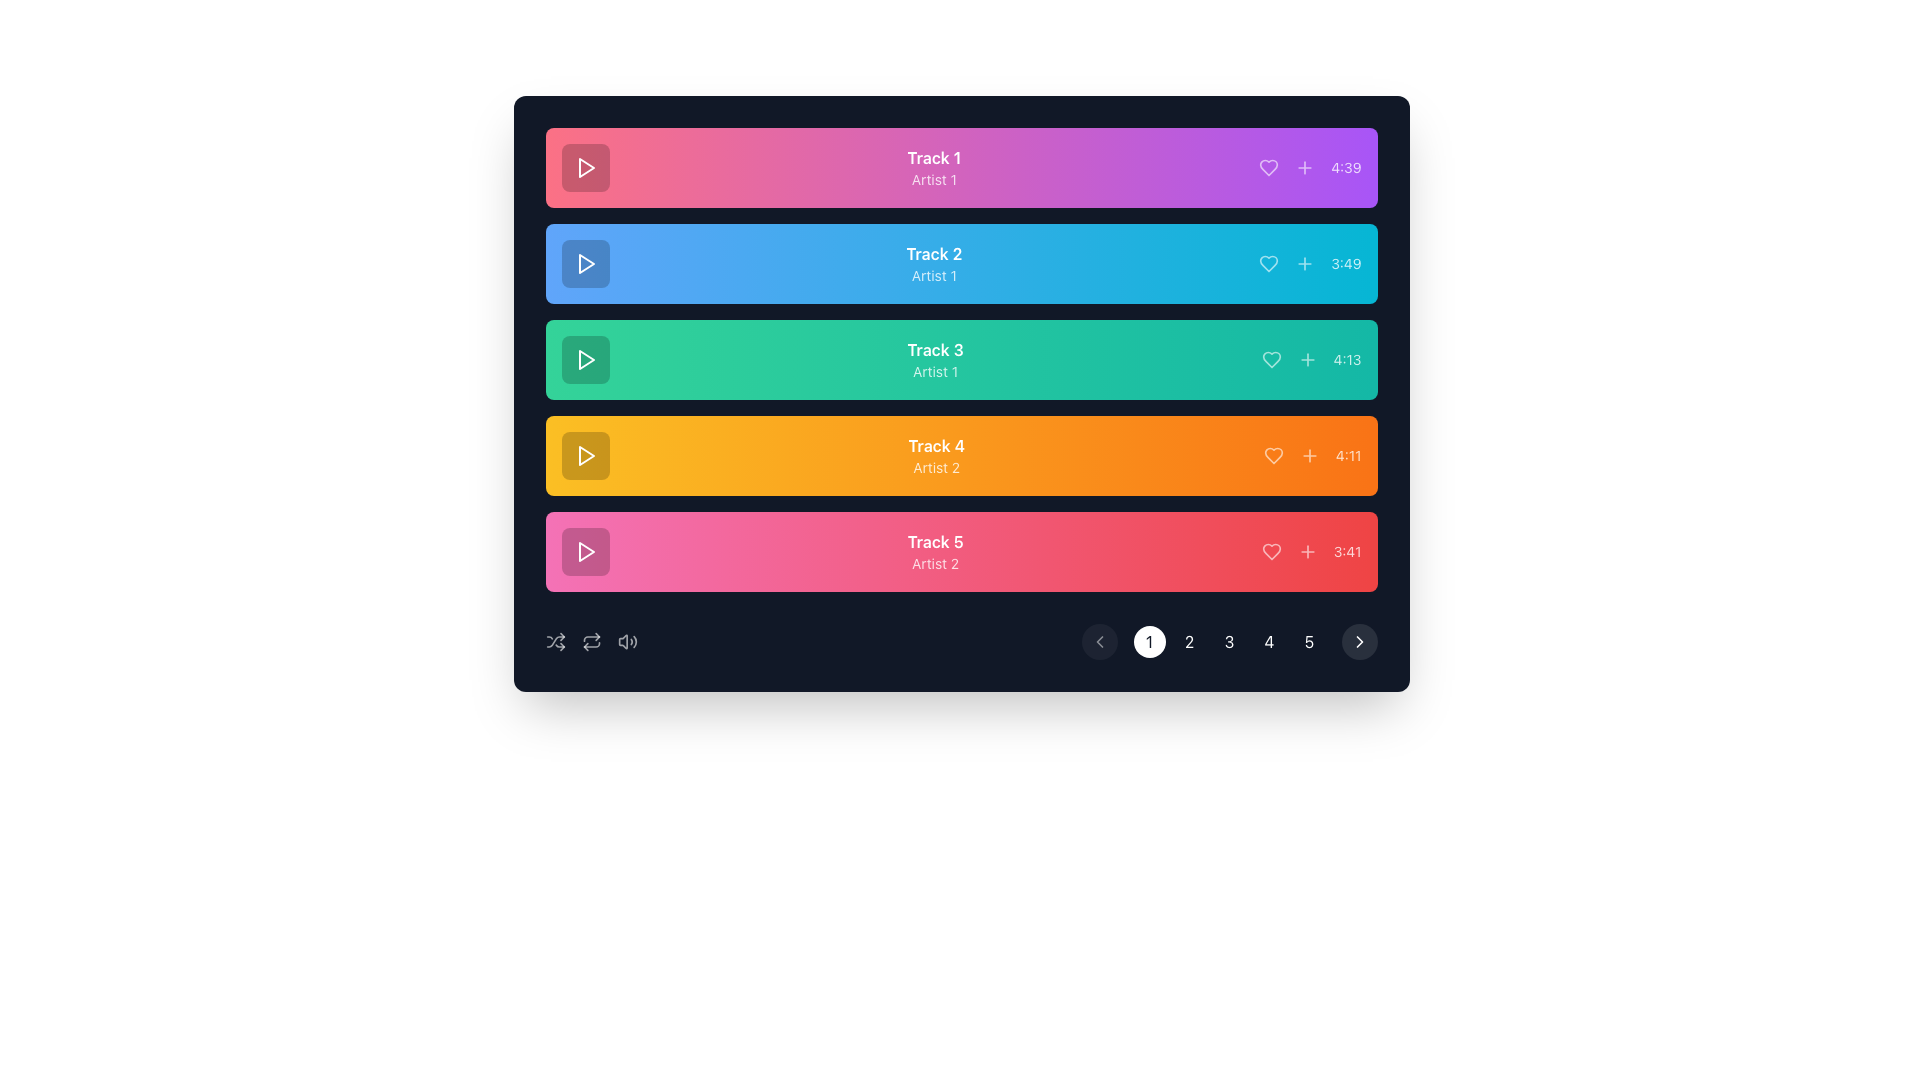 The height and width of the screenshot is (1080, 1920). What do you see at coordinates (961, 455) in the screenshot?
I see `the icons in the composite UI element displaying 'Track 4'` at bounding box center [961, 455].